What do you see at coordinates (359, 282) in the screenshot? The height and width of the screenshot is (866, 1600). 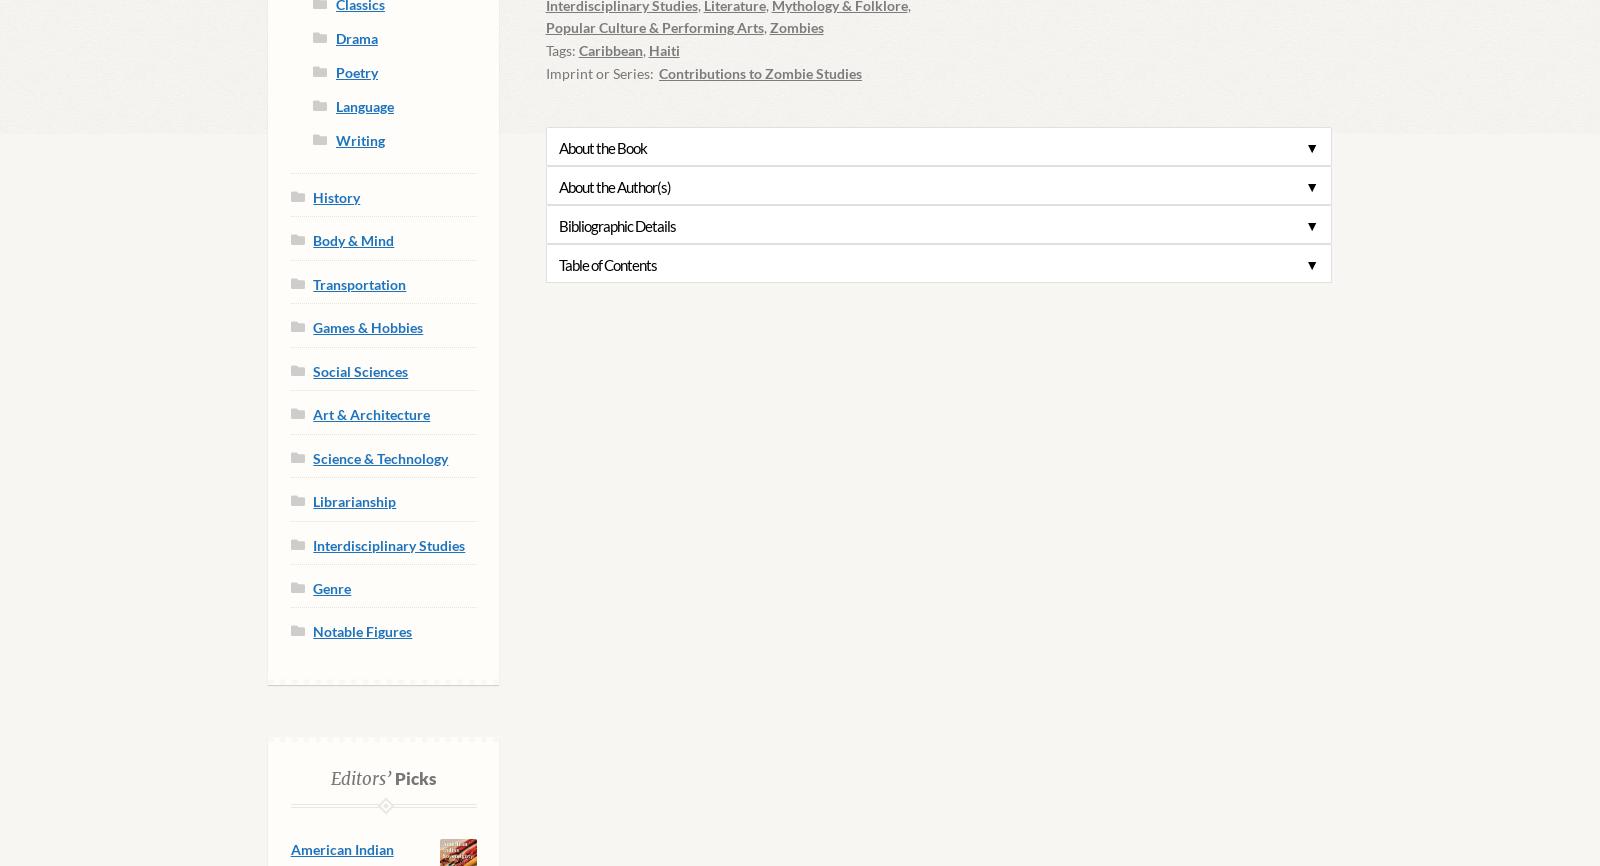 I see `'Transportation'` at bounding box center [359, 282].